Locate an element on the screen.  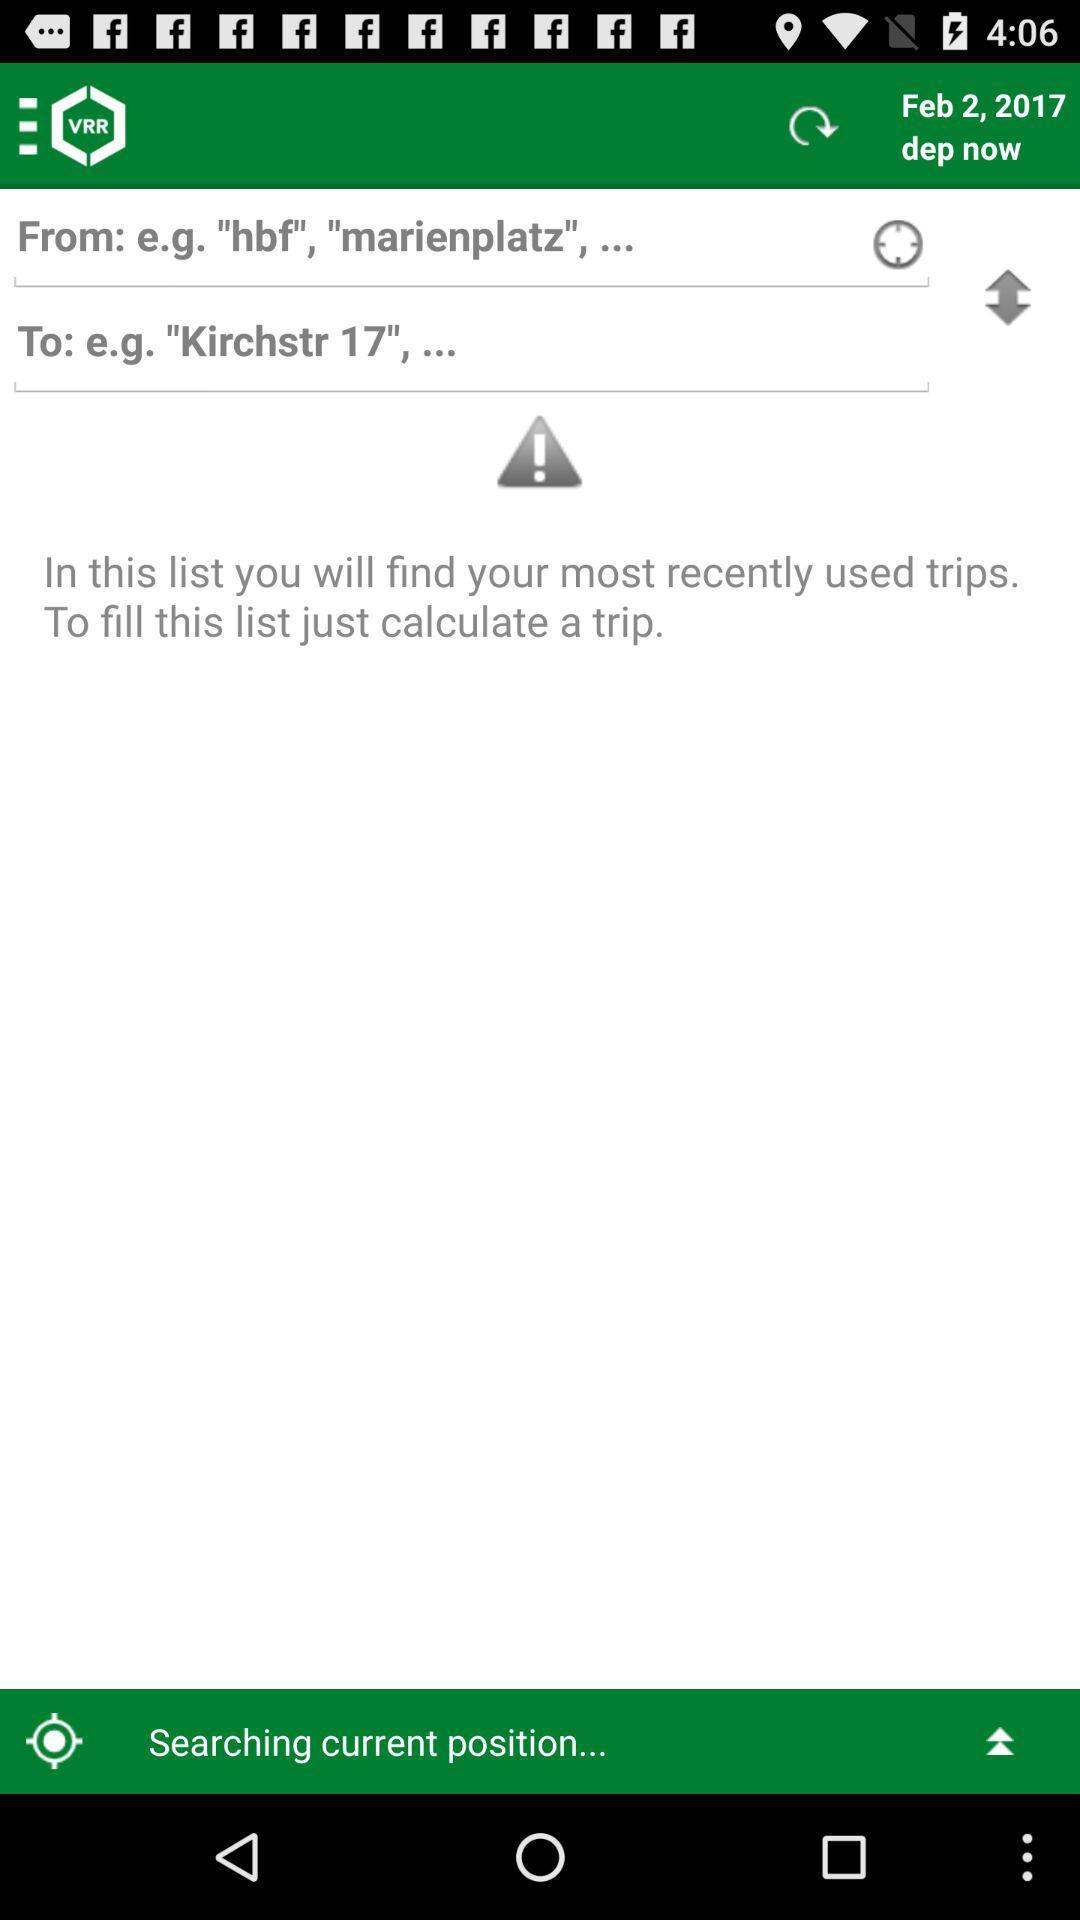
the caution icon is located at coordinates (540, 451).